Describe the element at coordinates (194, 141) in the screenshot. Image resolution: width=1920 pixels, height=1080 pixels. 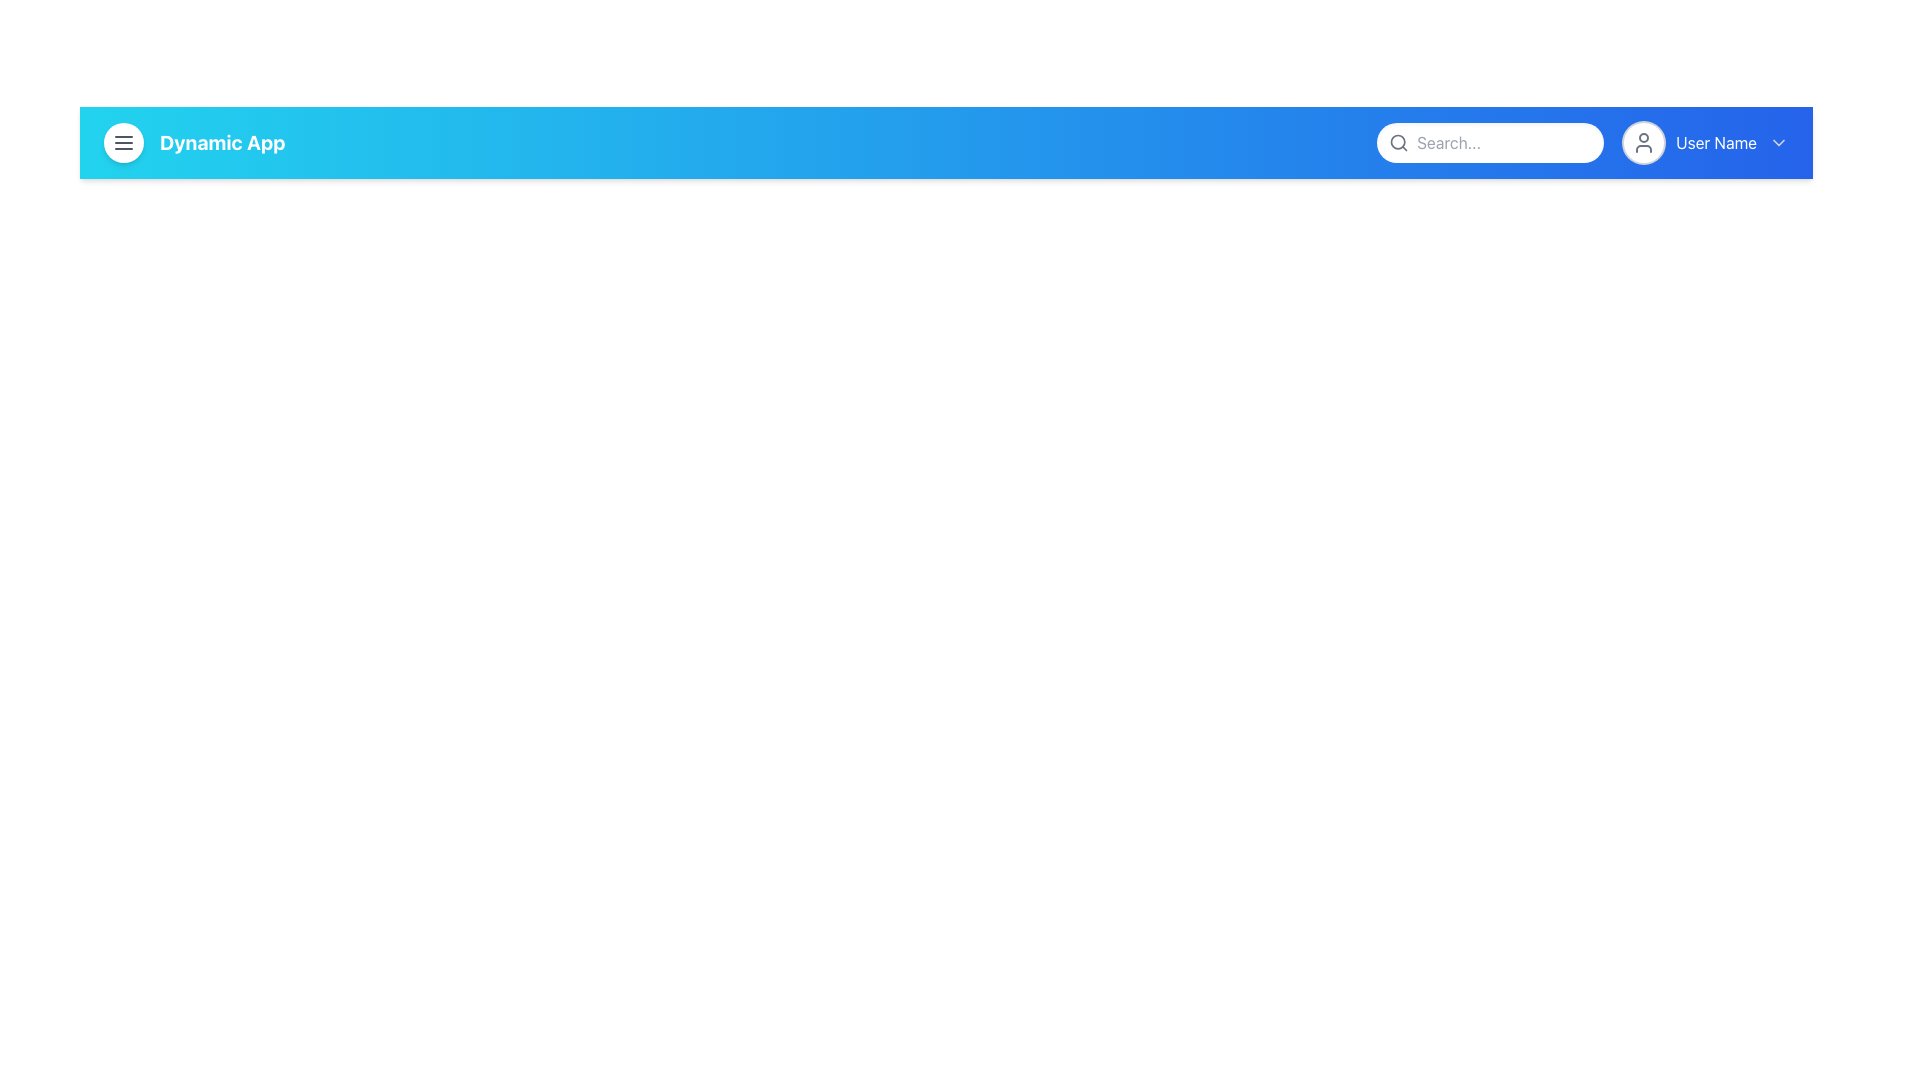
I see `the 'Dynamic App' text label, which is styled in bold white font against a gradient blue background` at that location.